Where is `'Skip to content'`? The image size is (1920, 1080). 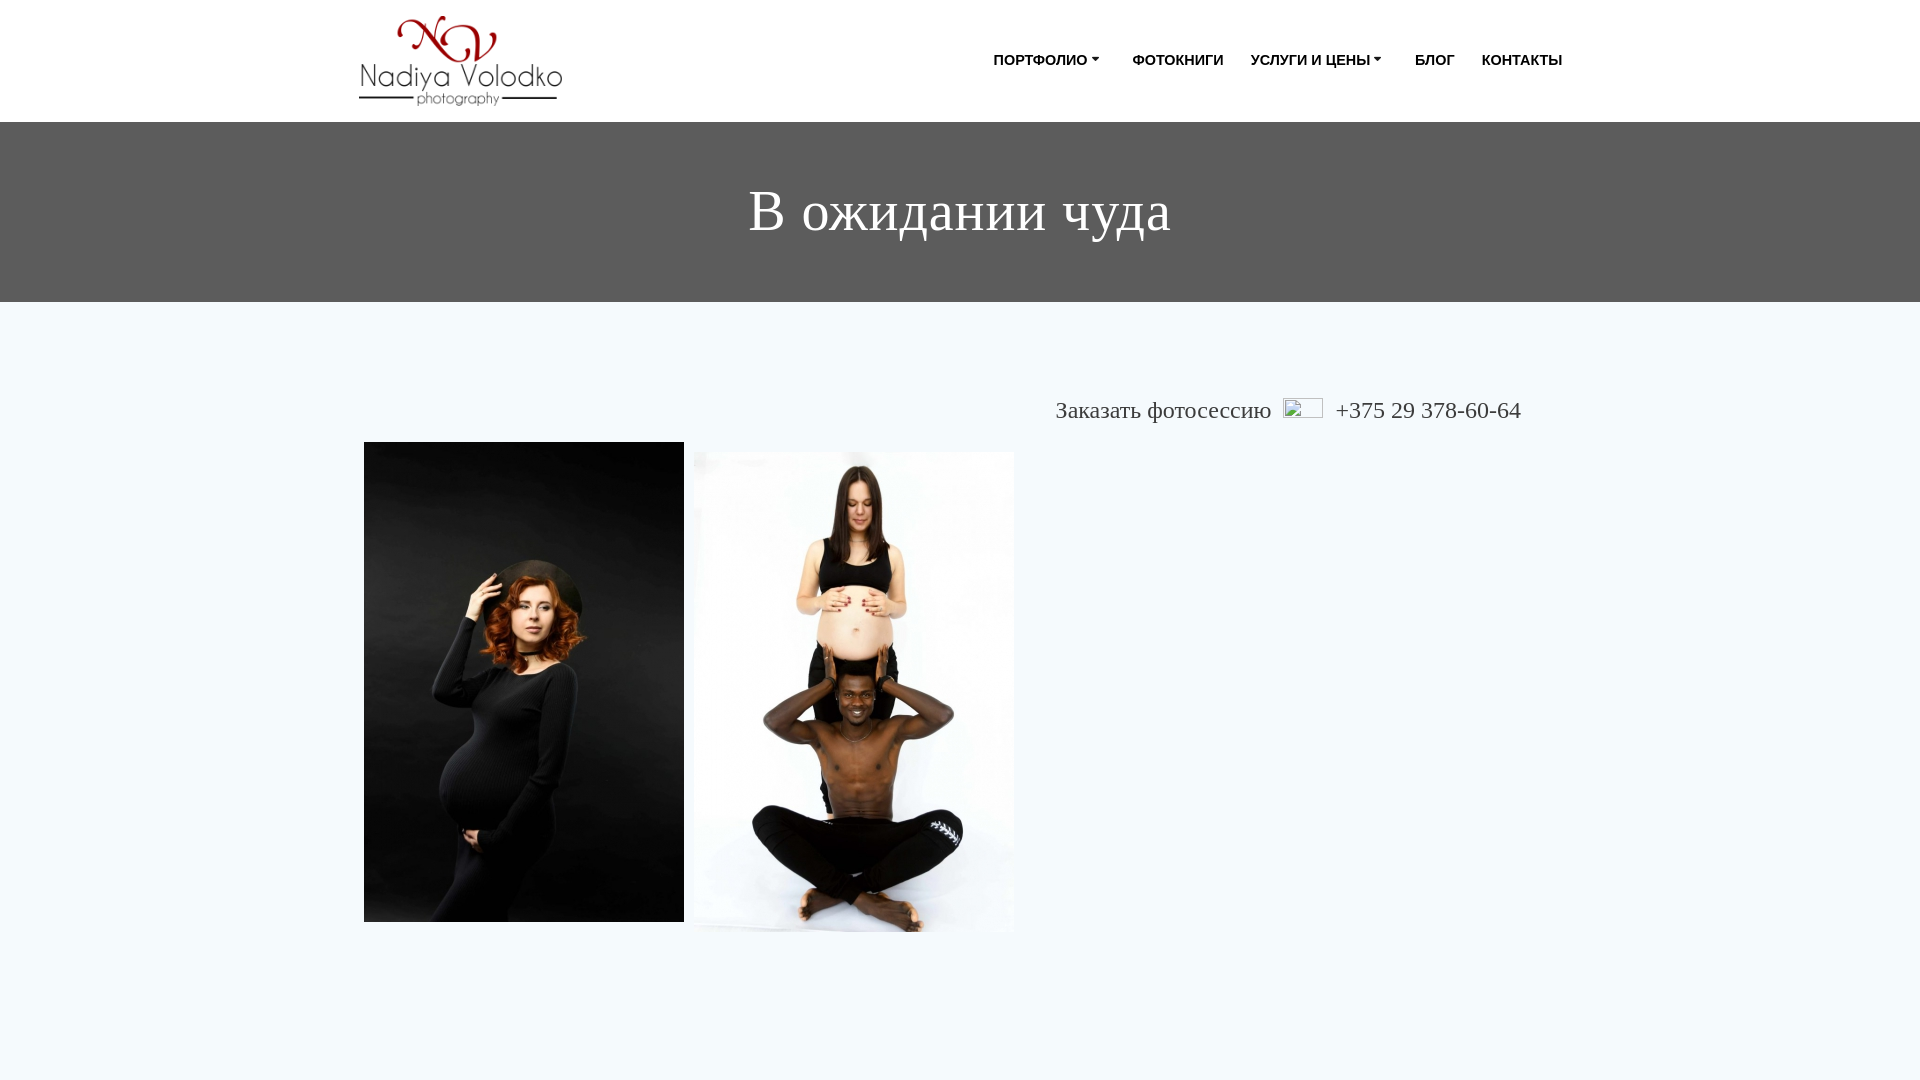
'Skip to content' is located at coordinates (0, 0).